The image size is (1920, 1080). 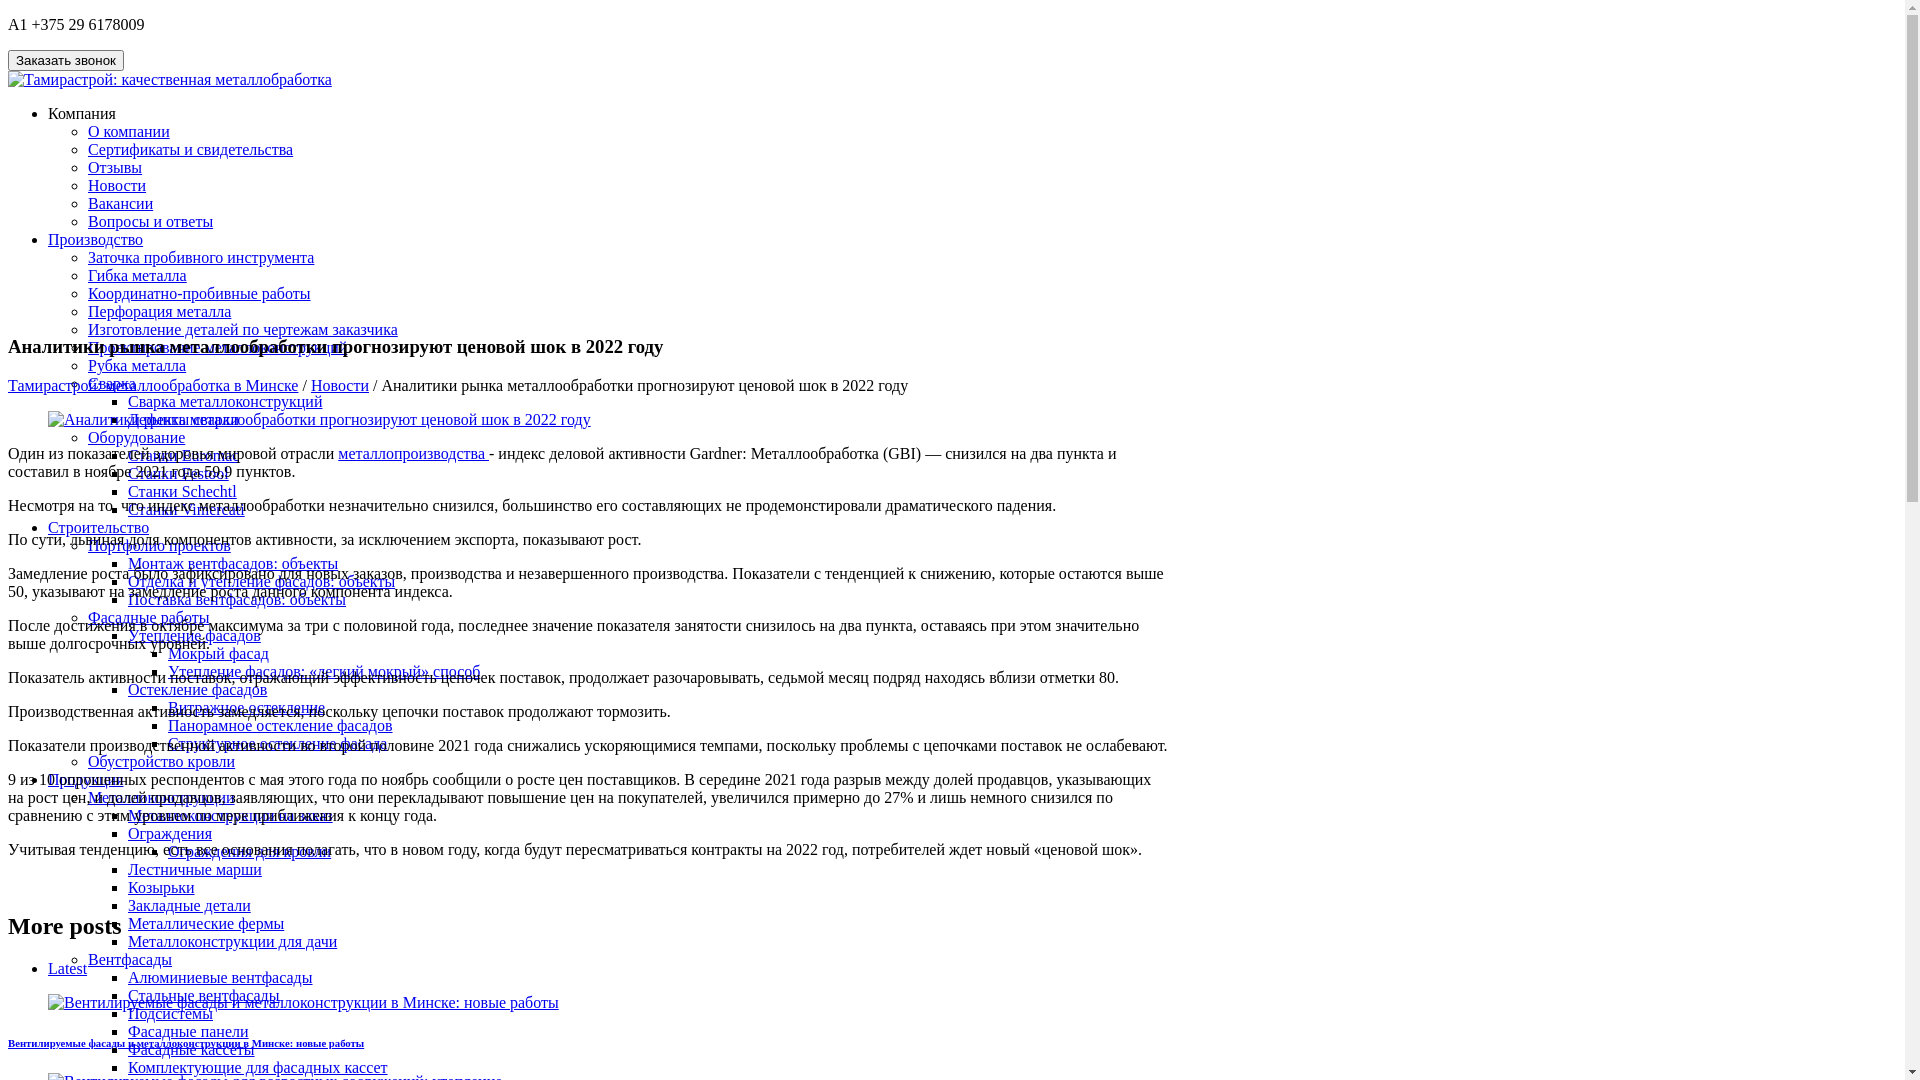 I want to click on 'Latest', so click(x=67, y=967).